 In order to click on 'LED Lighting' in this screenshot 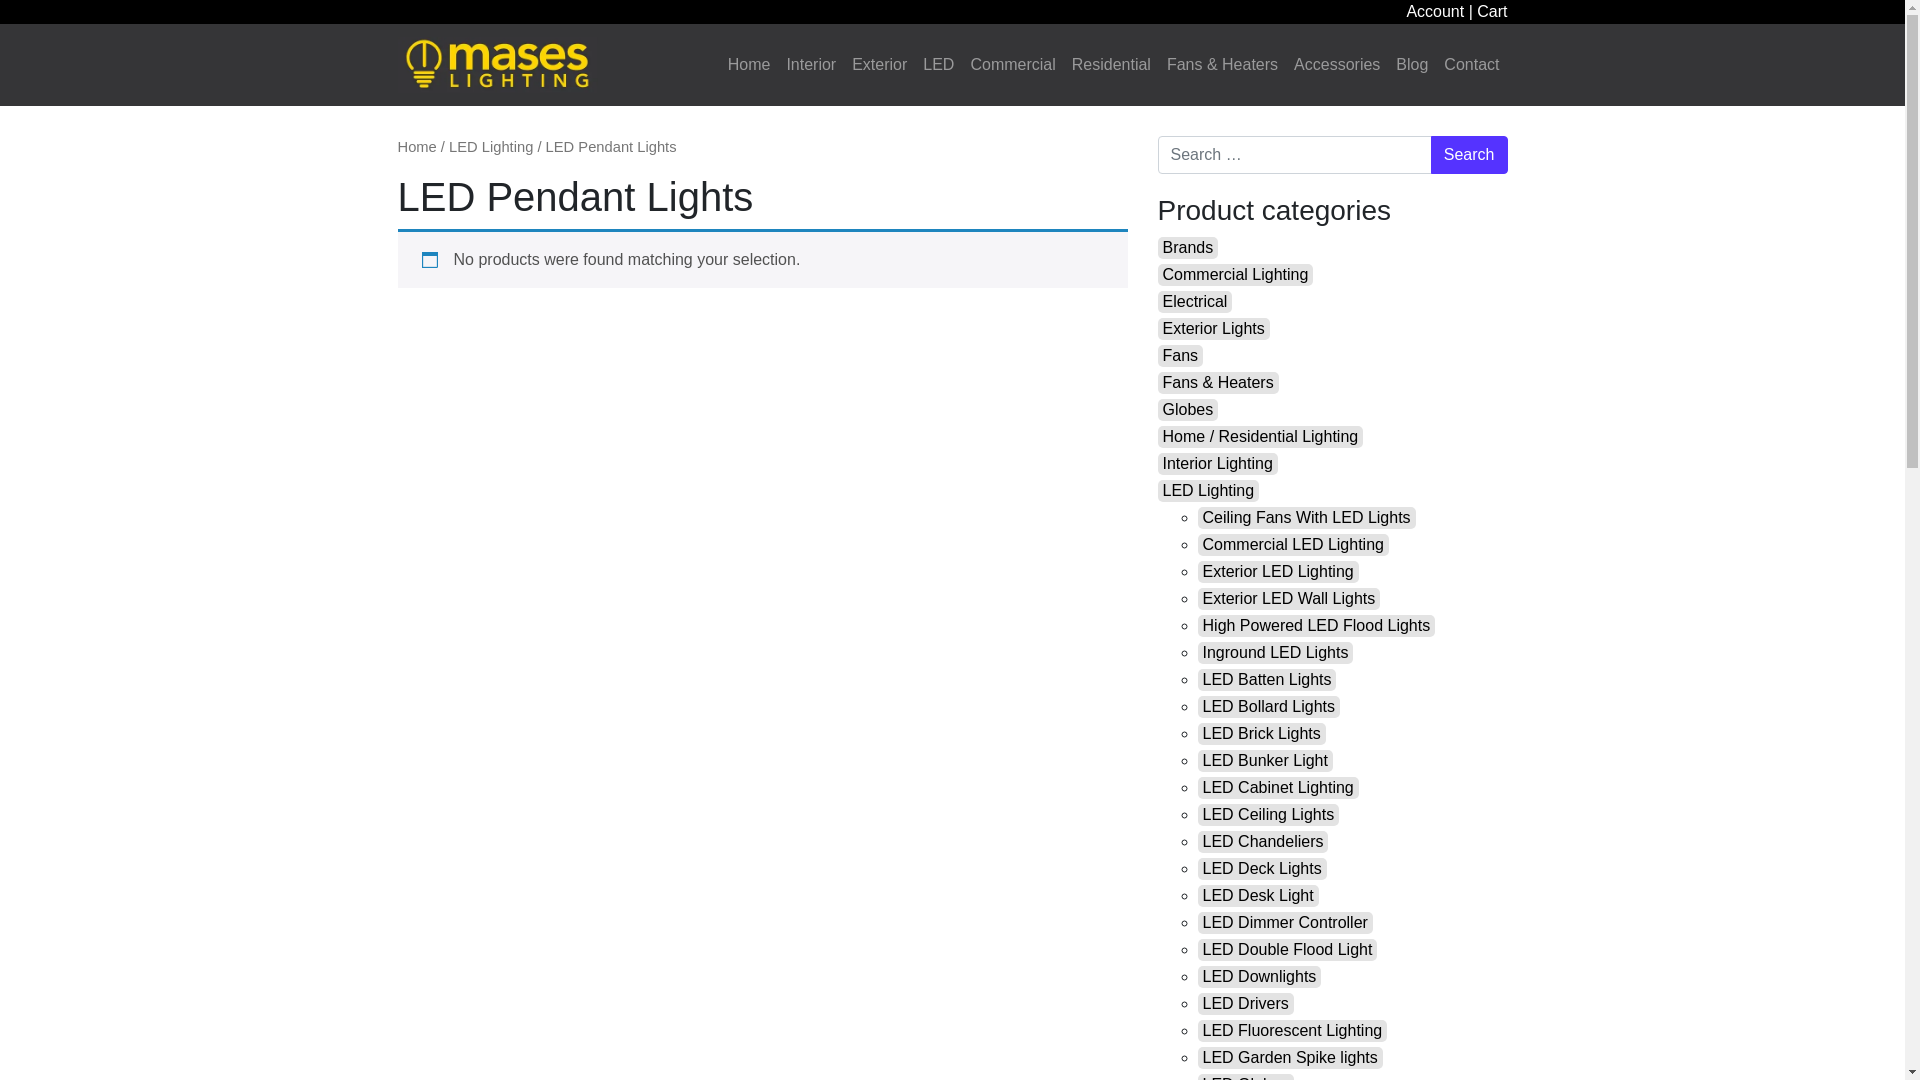, I will do `click(1157, 490)`.